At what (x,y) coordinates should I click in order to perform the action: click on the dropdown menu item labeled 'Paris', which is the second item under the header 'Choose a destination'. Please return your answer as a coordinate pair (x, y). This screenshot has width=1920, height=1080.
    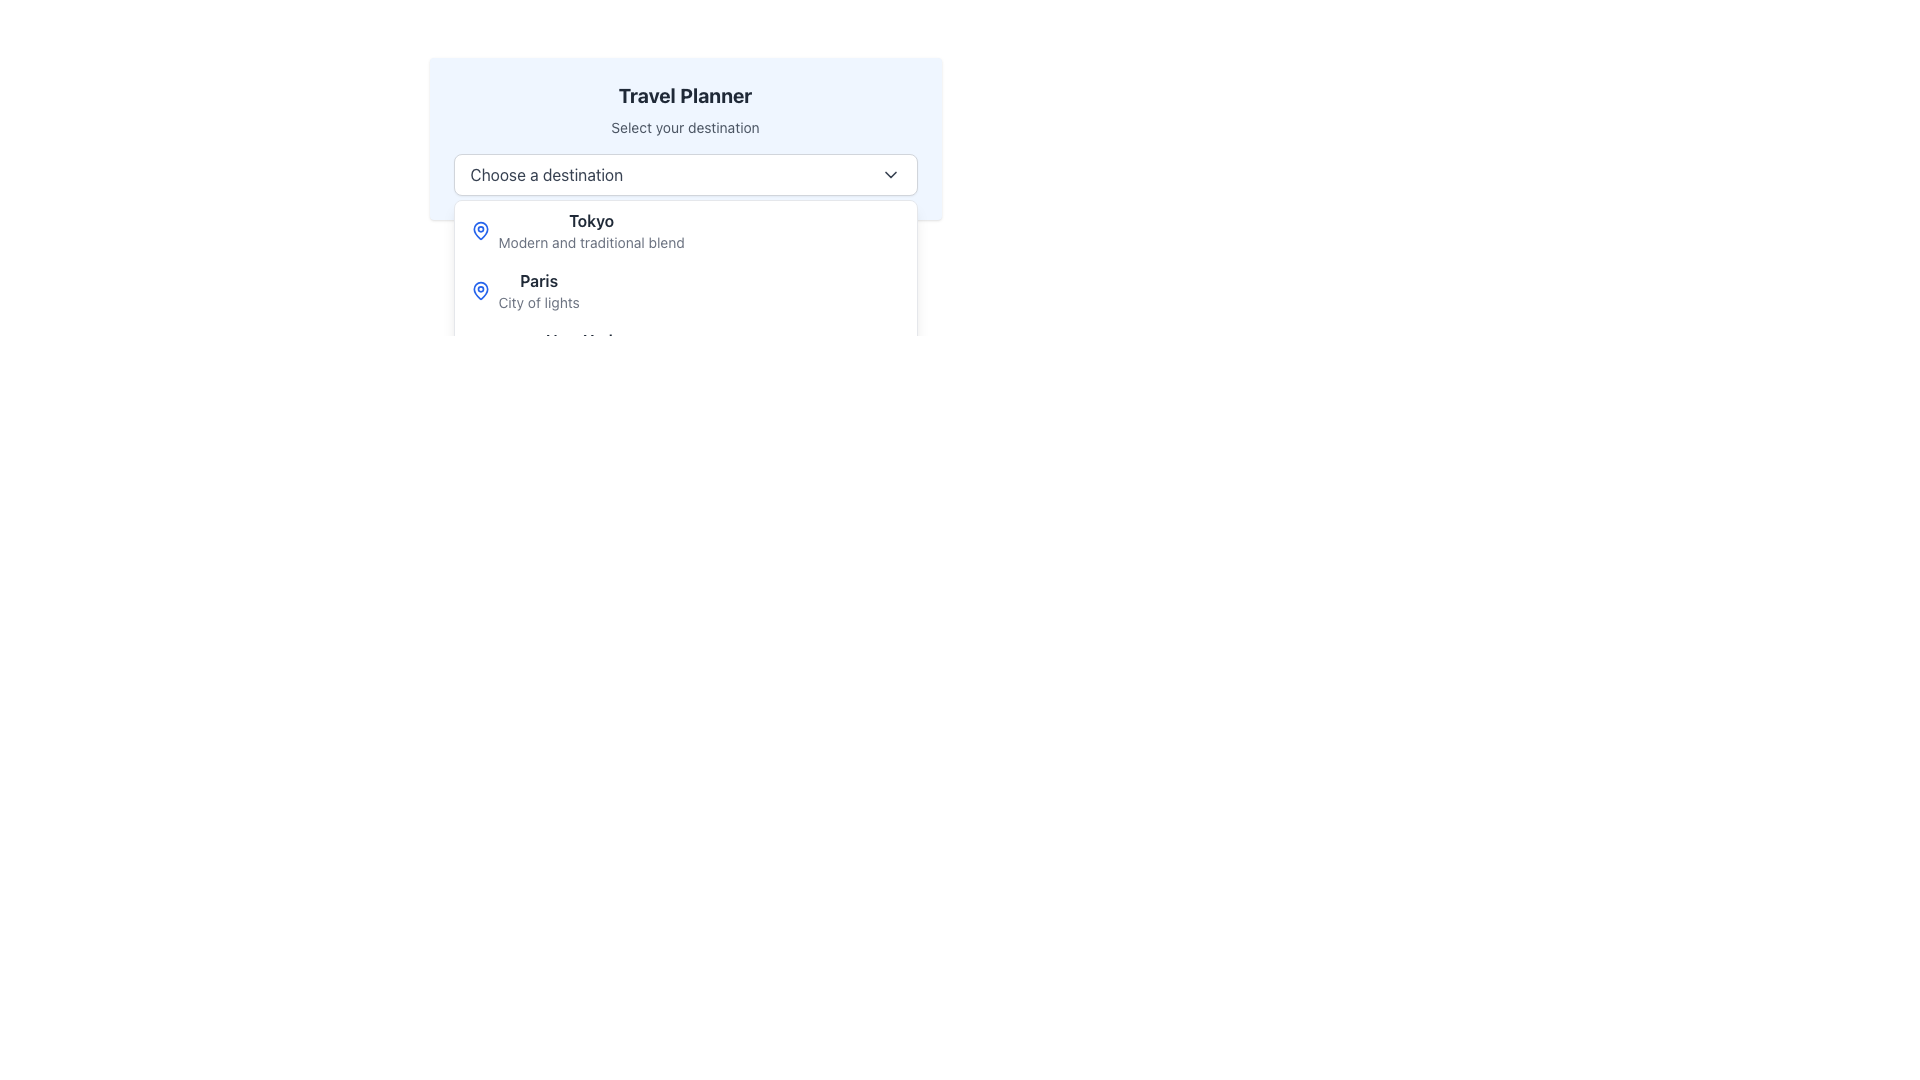
    Looking at the image, I should click on (539, 281).